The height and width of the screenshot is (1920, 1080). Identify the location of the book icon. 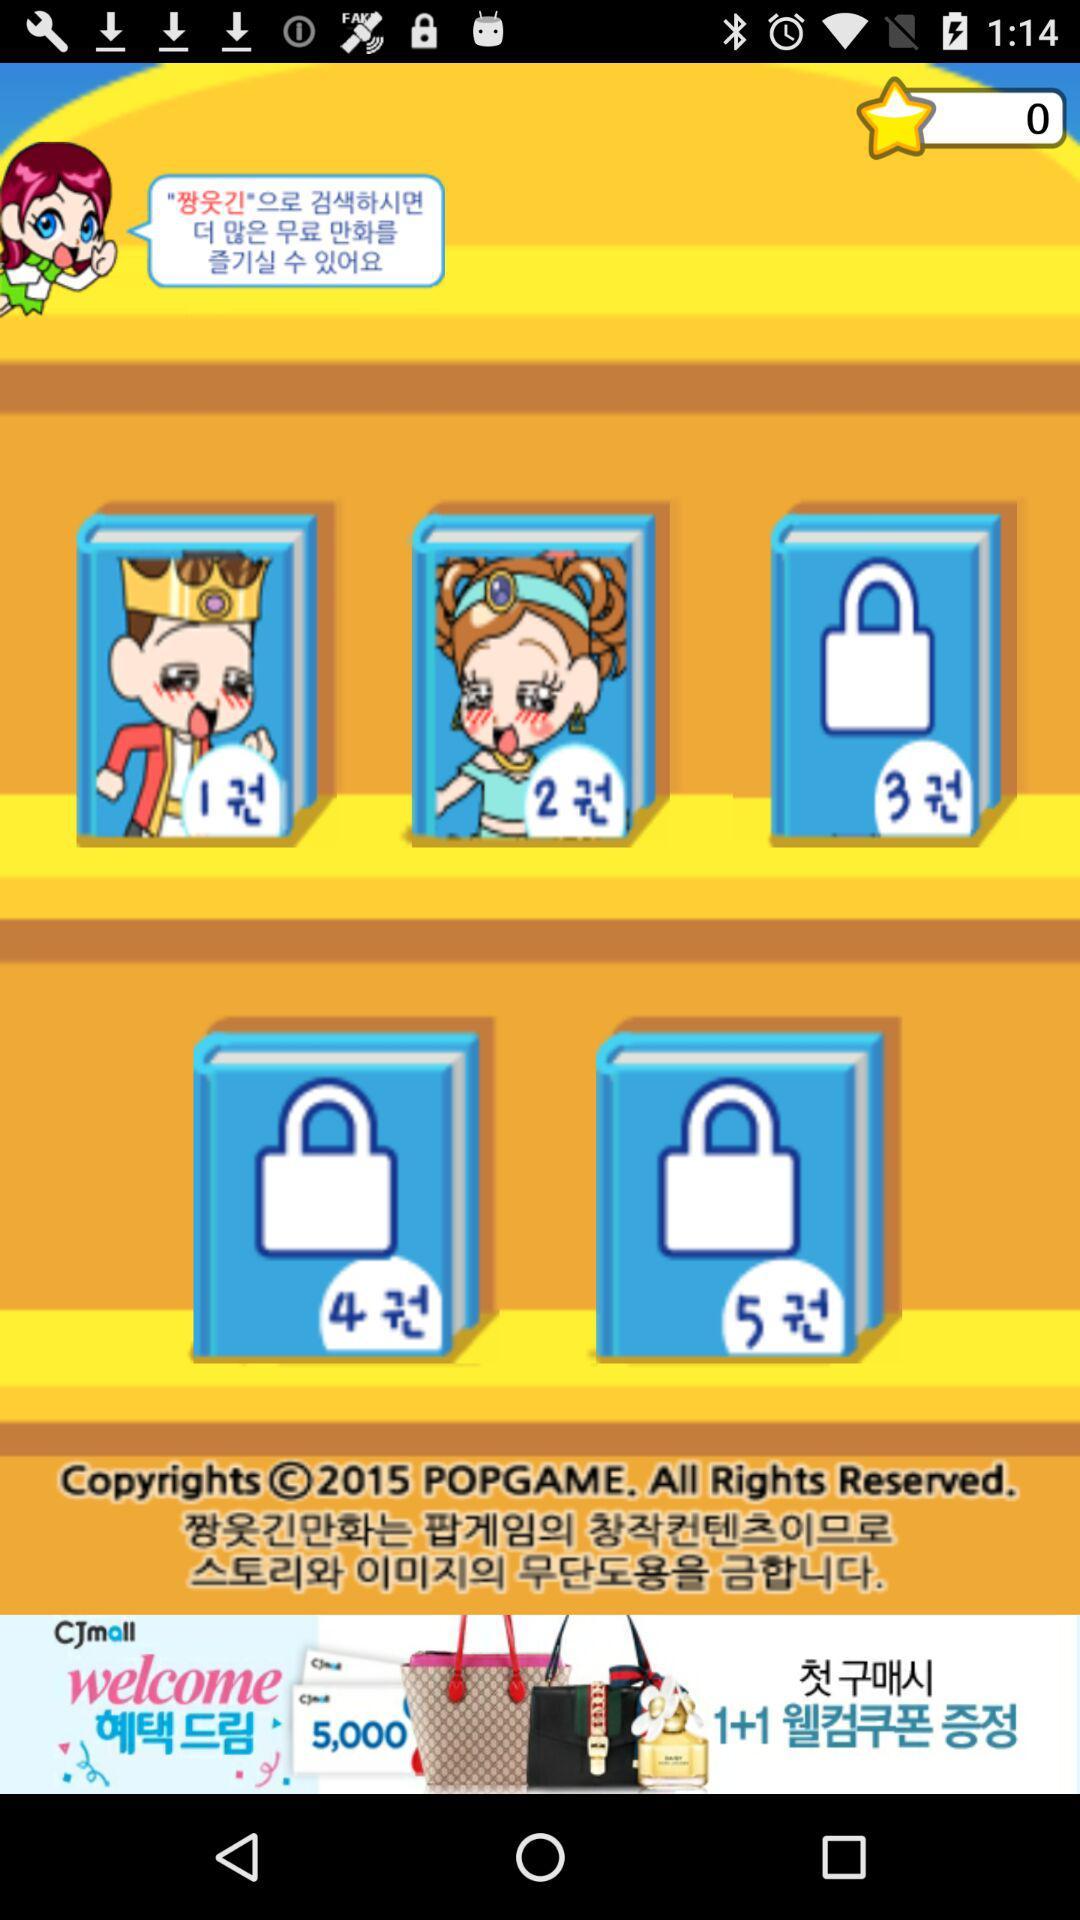
(960, 125).